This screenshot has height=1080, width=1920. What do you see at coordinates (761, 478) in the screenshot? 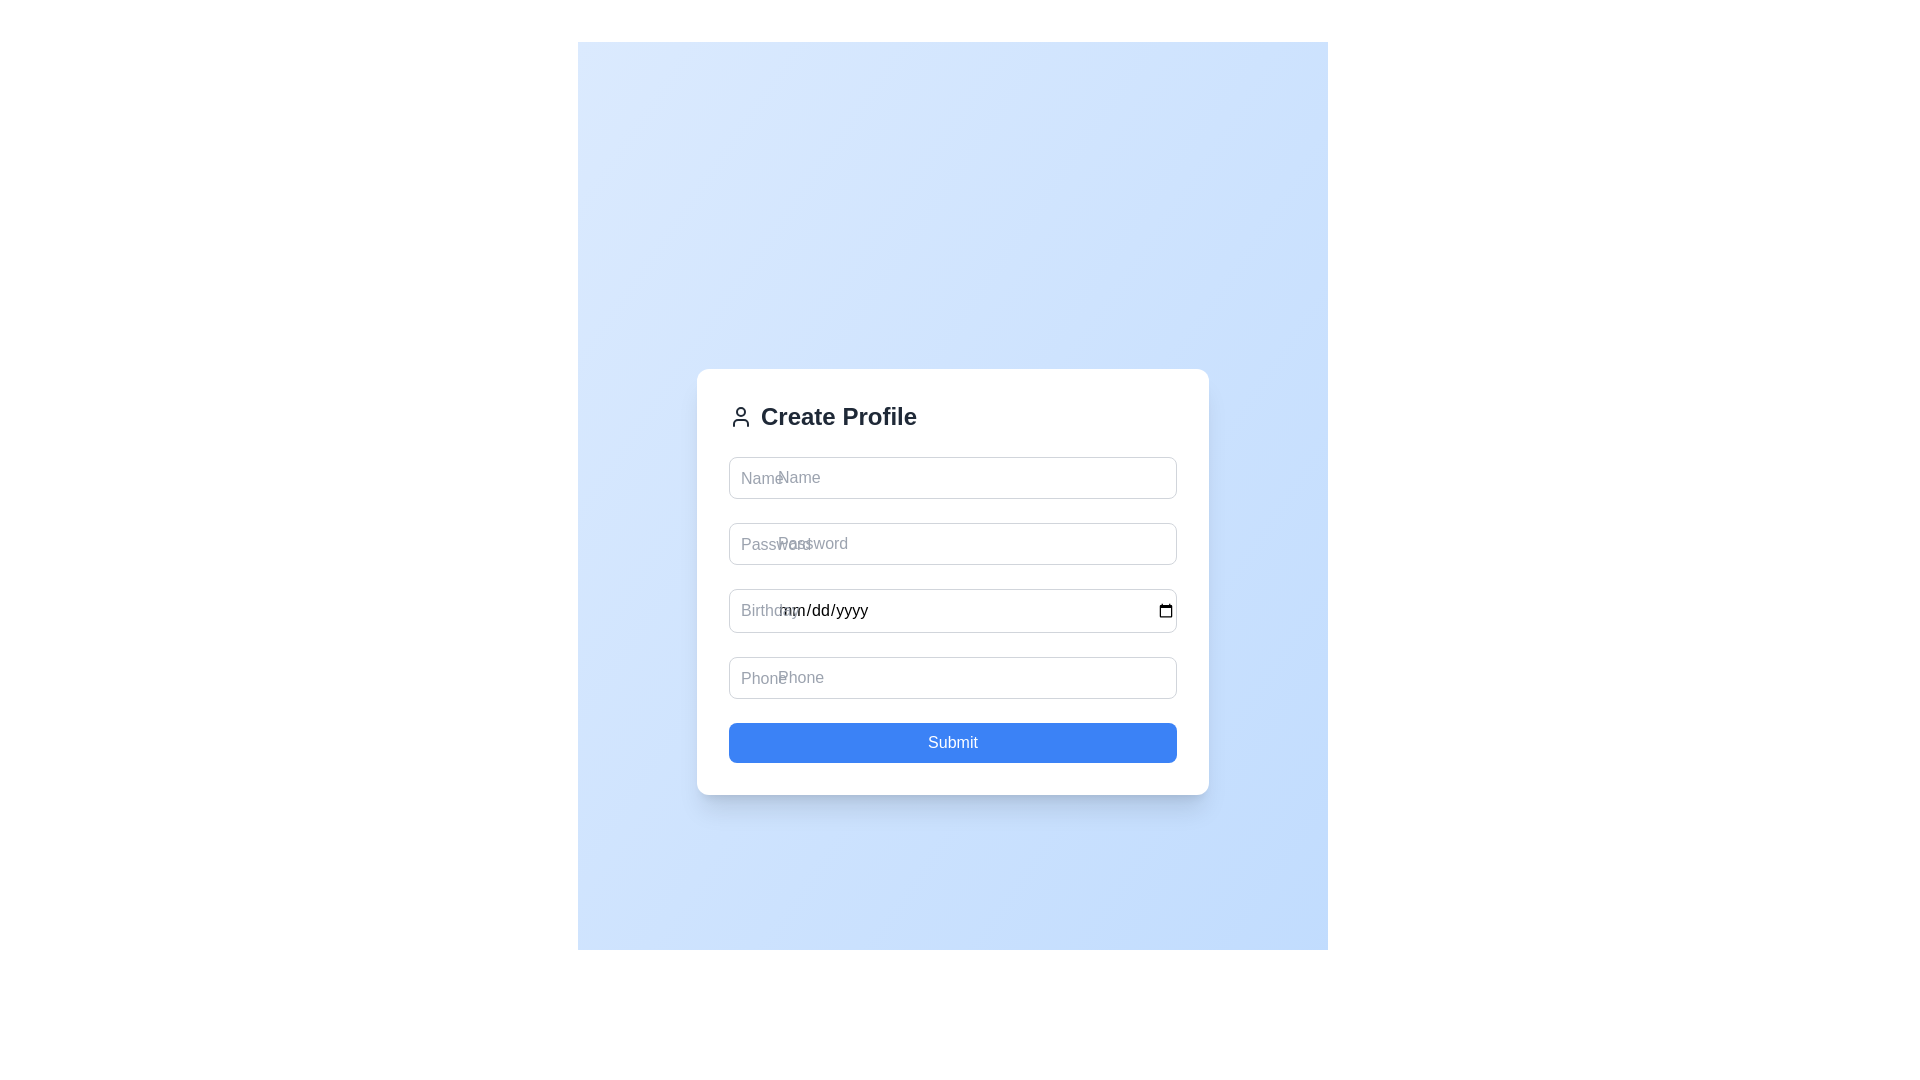
I see `the text label indicating the associated input box for entering a name in the 'Create Profile' form, positioned near the upper-left corner of the input box` at bounding box center [761, 478].